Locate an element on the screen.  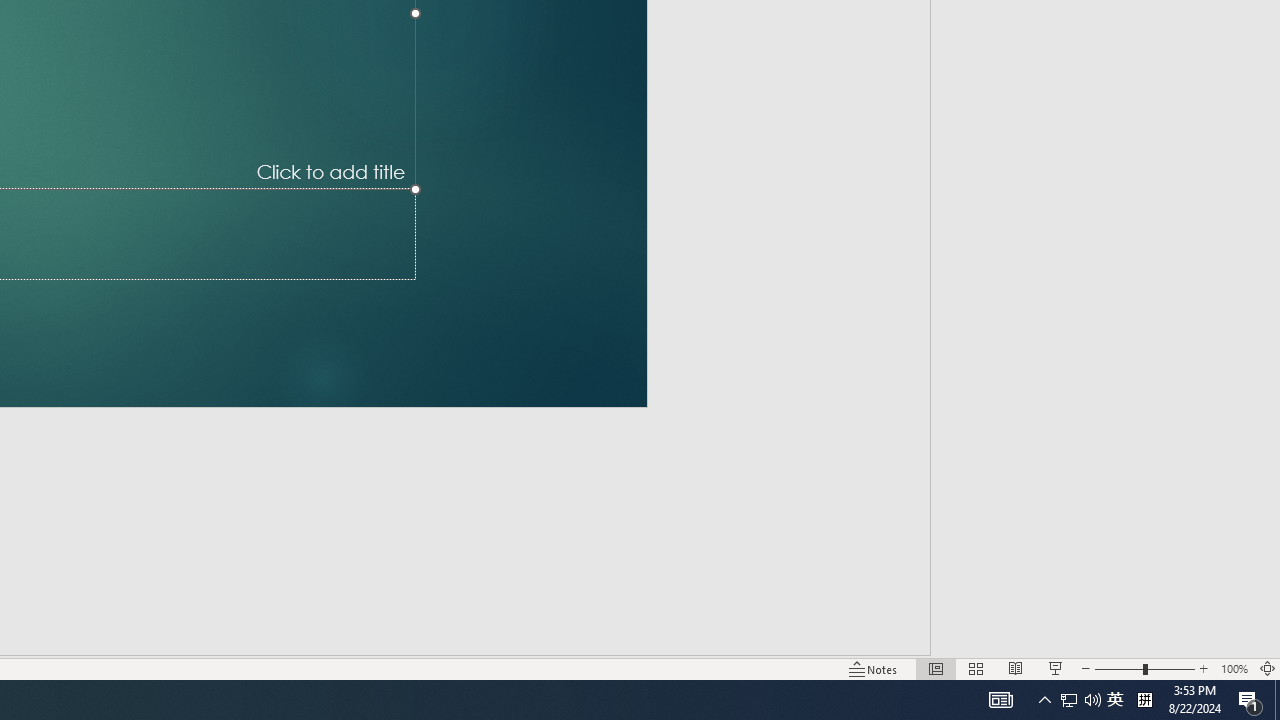
'Zoom 100%' is located at coordinates (1233, 669).